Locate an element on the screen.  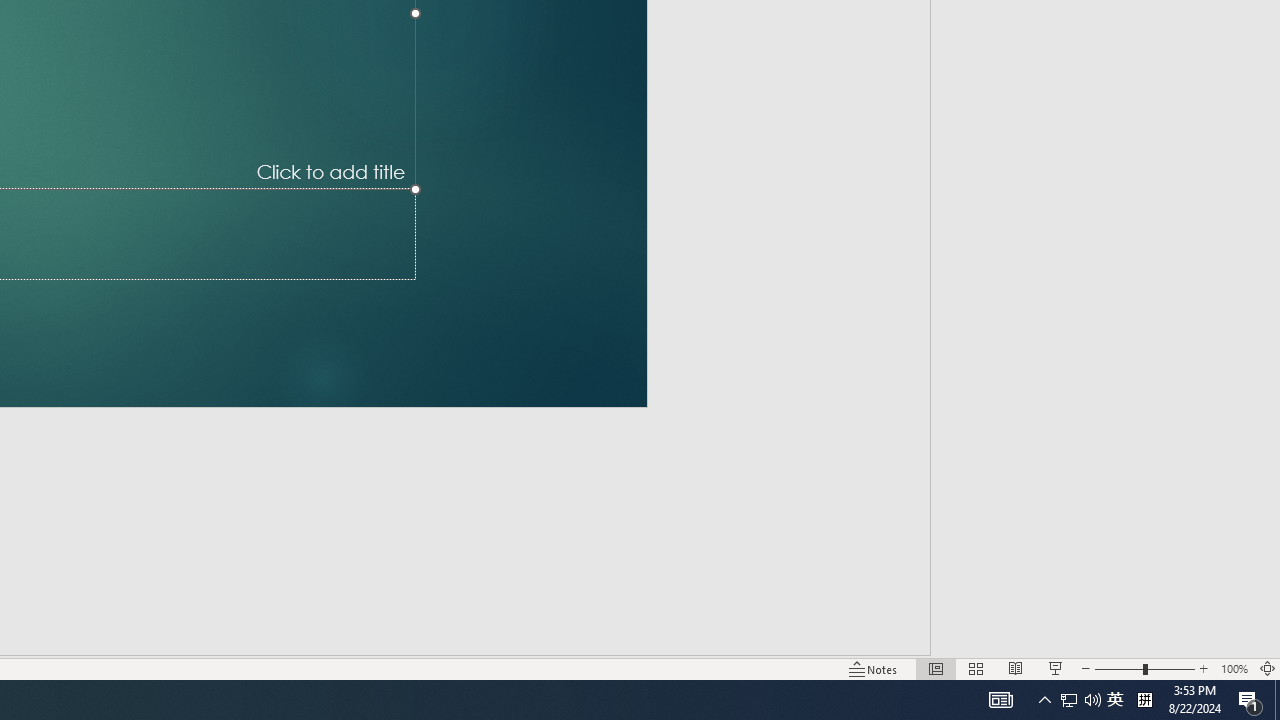
'Zoom 100%' is located at coordinates (1233, 669).